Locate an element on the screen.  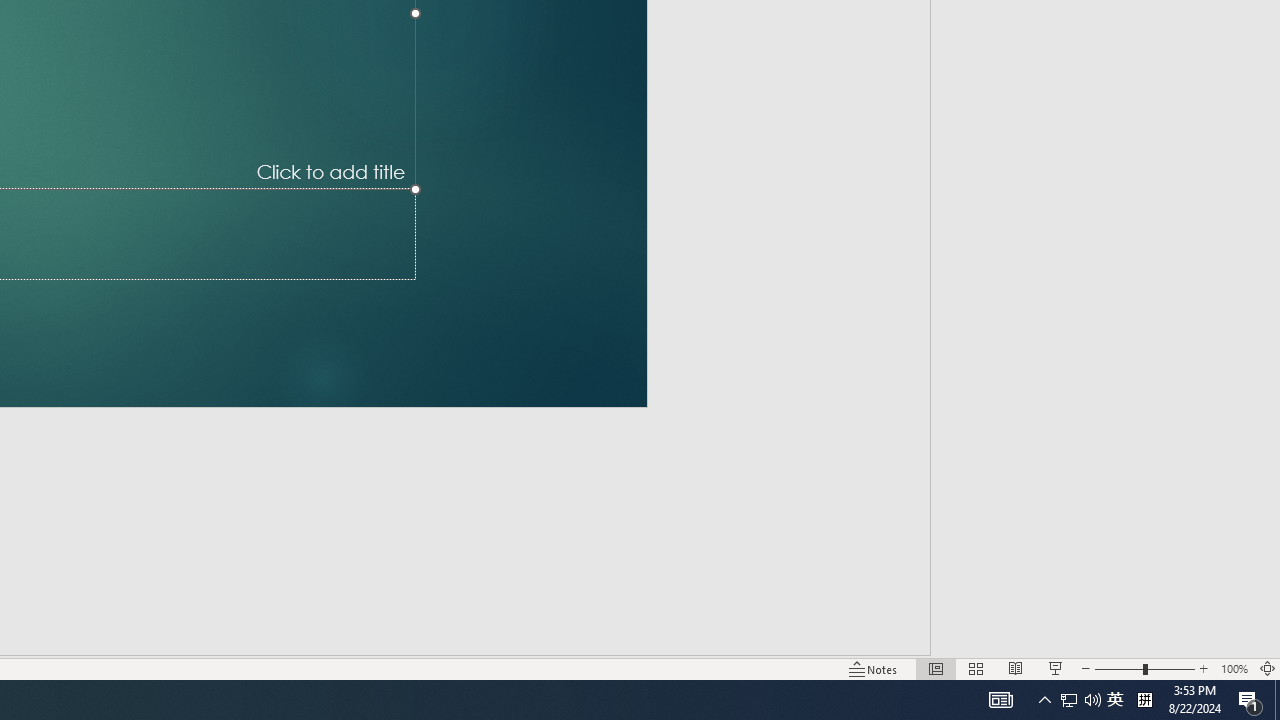
'Zoom 100%' is located at coordinates (1233, 669).